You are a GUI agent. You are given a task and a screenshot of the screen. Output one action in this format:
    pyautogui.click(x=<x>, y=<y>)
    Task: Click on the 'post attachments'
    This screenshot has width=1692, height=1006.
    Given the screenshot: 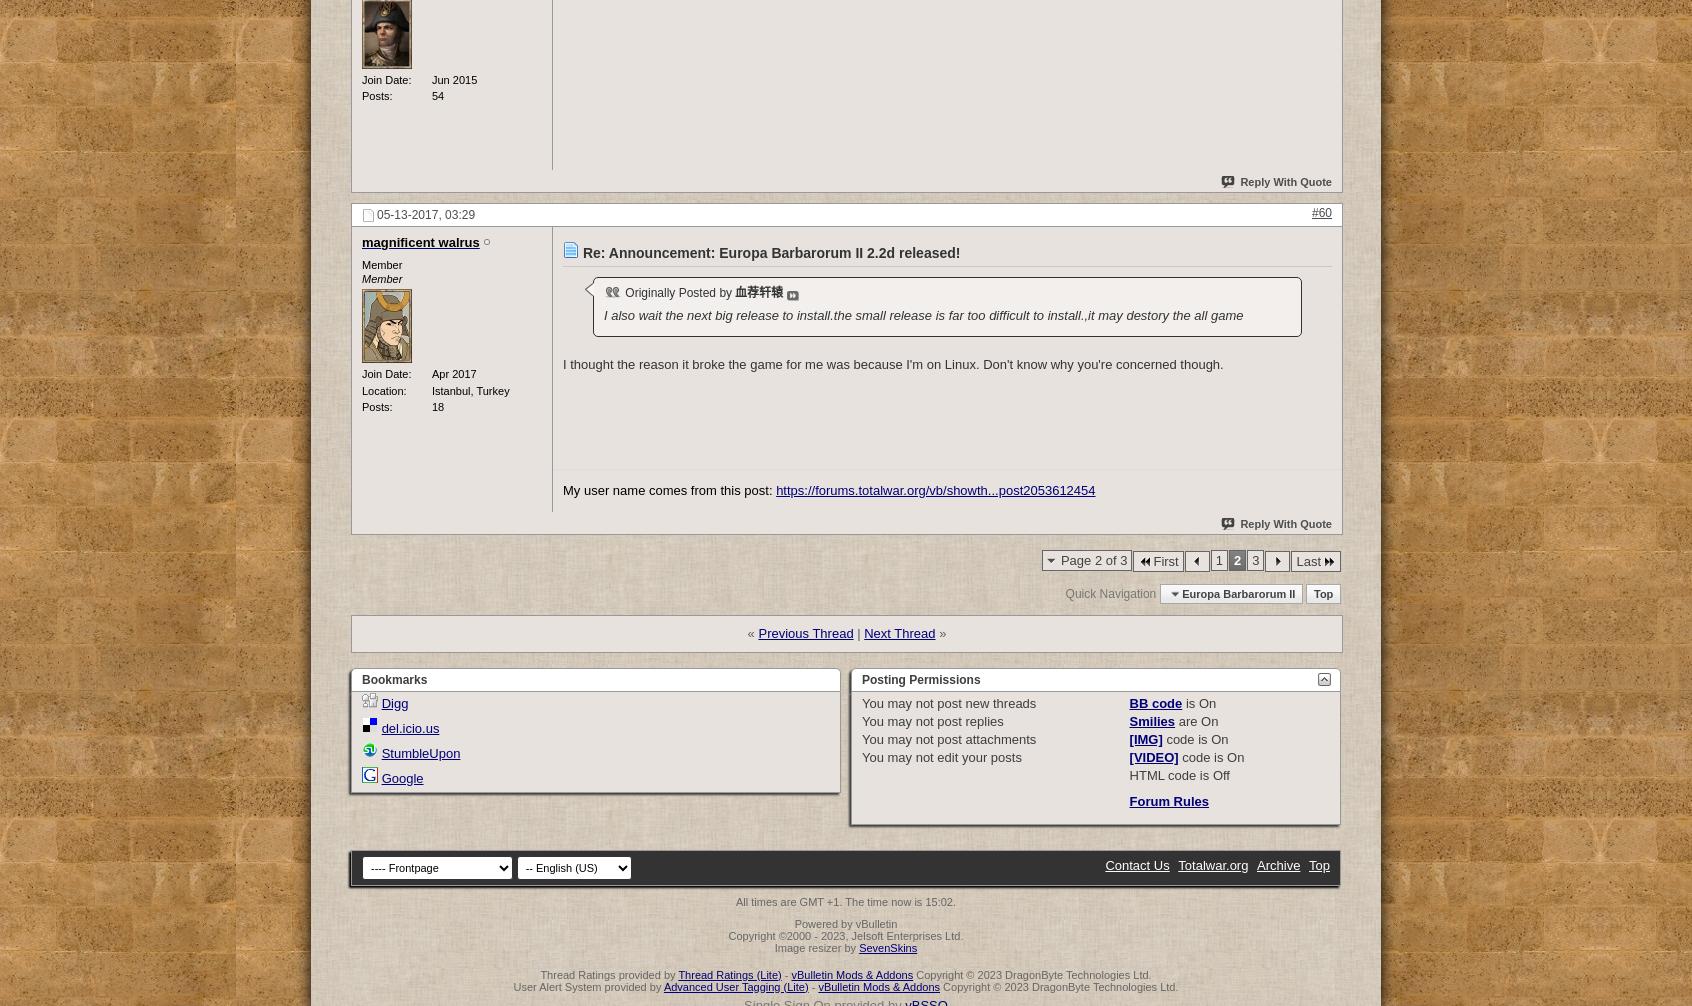 What is the action you would take?
    pyautogui.click(x=932, y=738)
    